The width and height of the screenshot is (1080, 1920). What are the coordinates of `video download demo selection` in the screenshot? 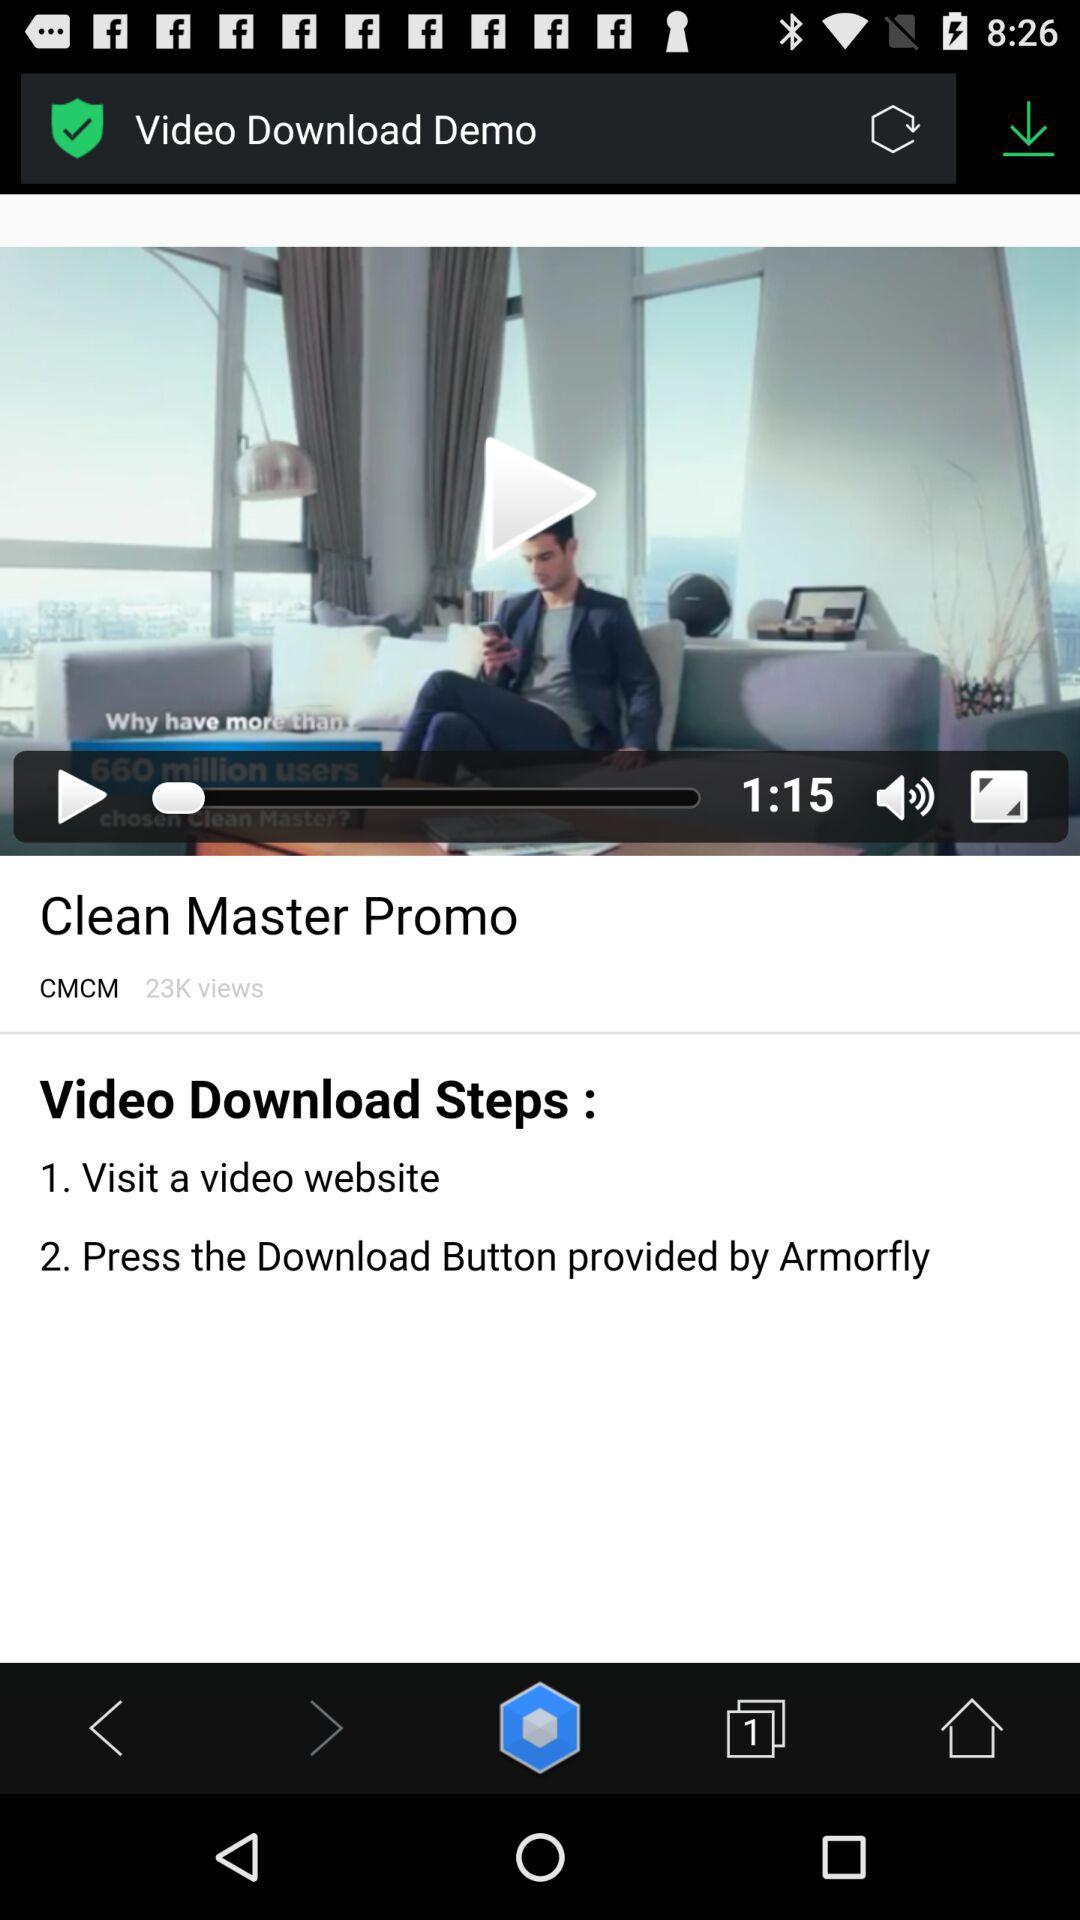 It's located at (76, 127).